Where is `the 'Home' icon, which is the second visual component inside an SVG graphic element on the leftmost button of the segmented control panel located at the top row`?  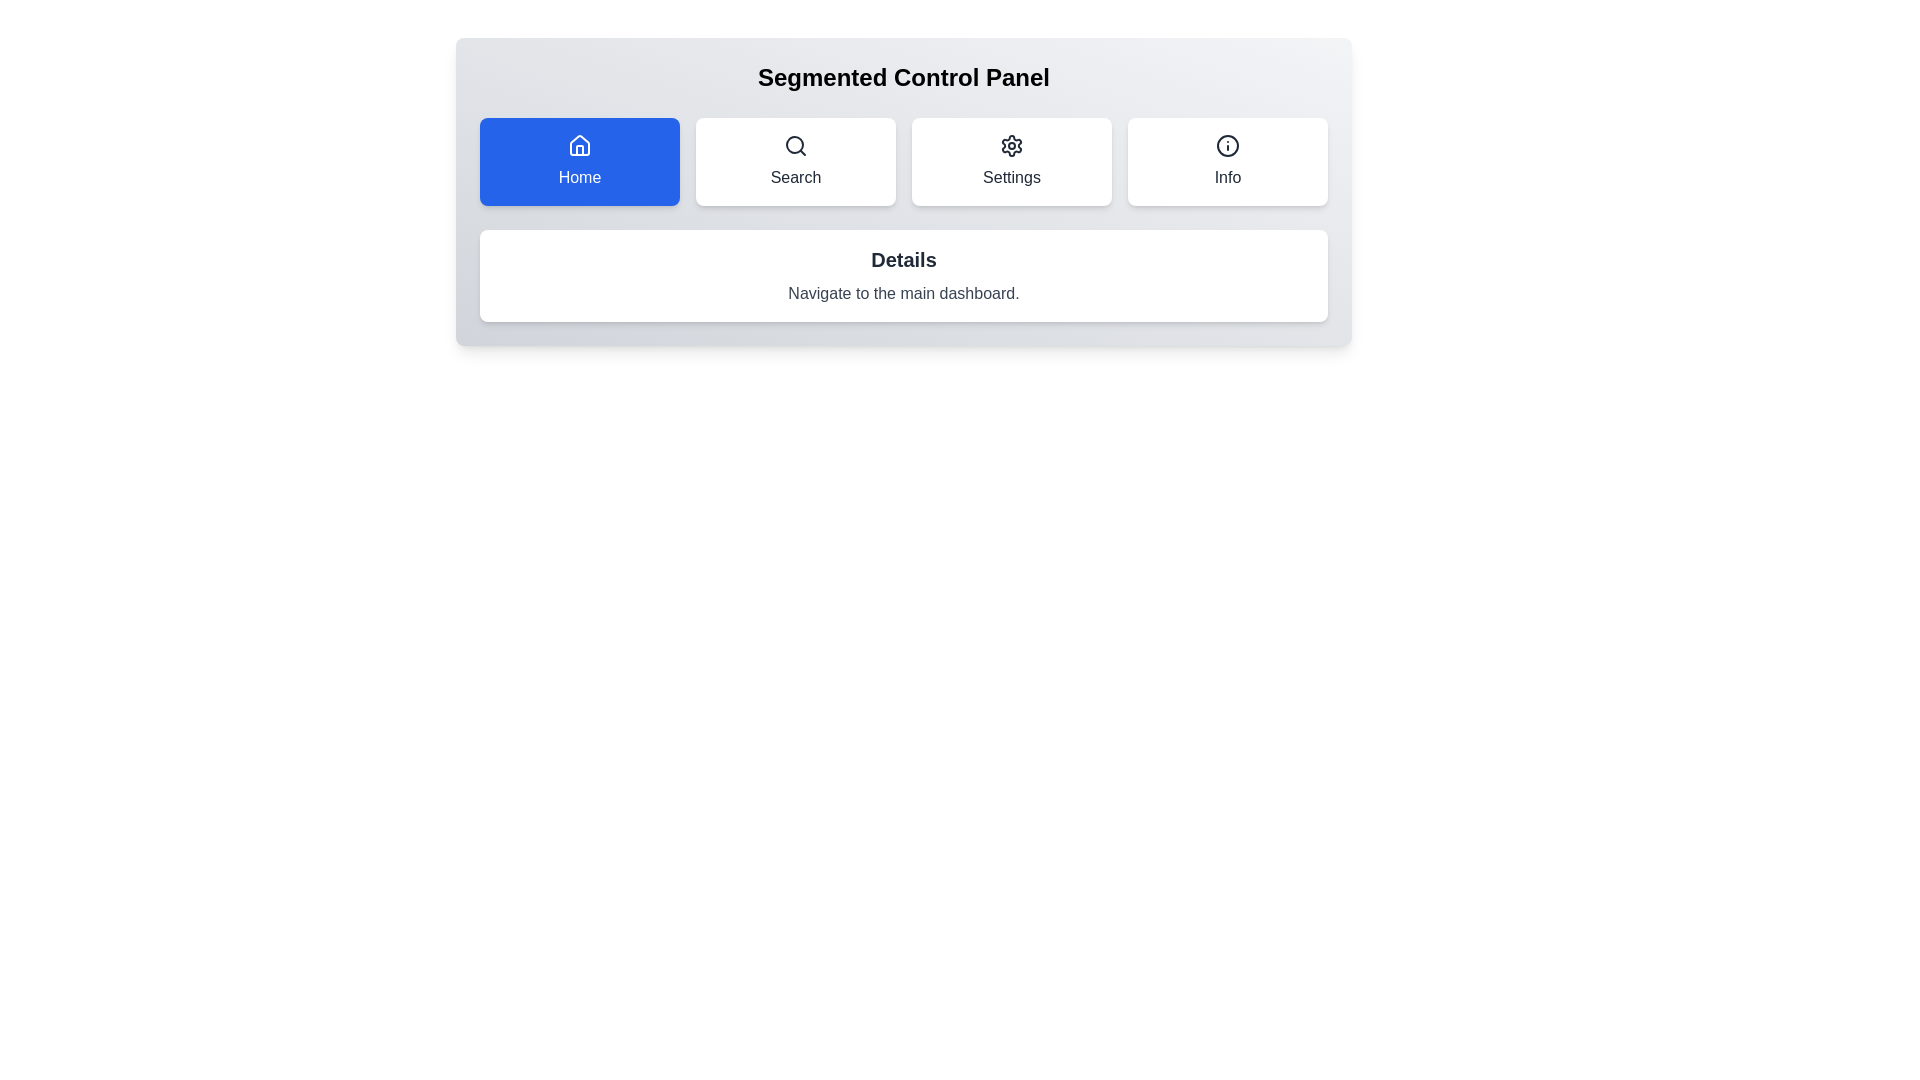 the 'Home' icon, which is the second visual component inside an SVG graphic element on the leftmost button of the segmented control panel located at the top row is located at coordinates (579, 144).